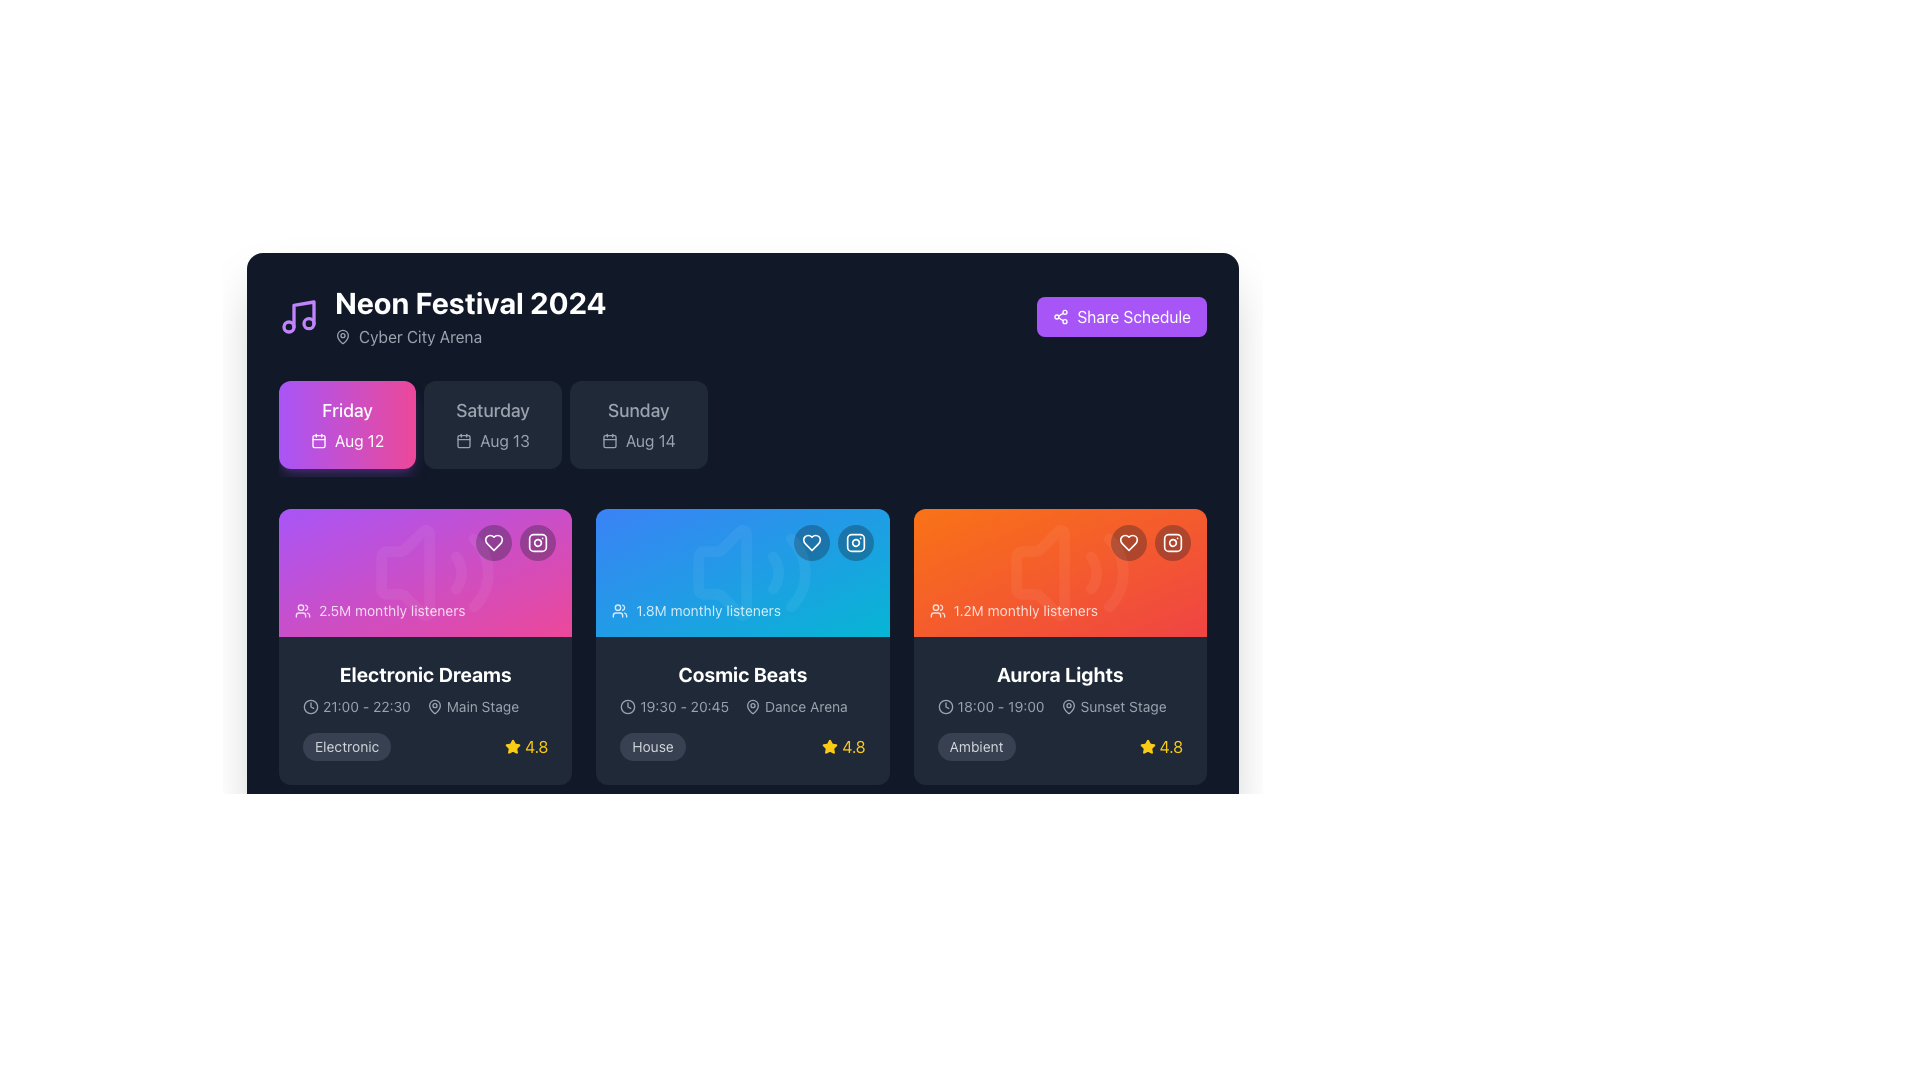 This screenshot has height=1080, width=1920. I want to click on text of the label displaying 'Electronic Dreams', which is located at the bottom center of the first pink gradient tile in the grid, so click(424, 675).